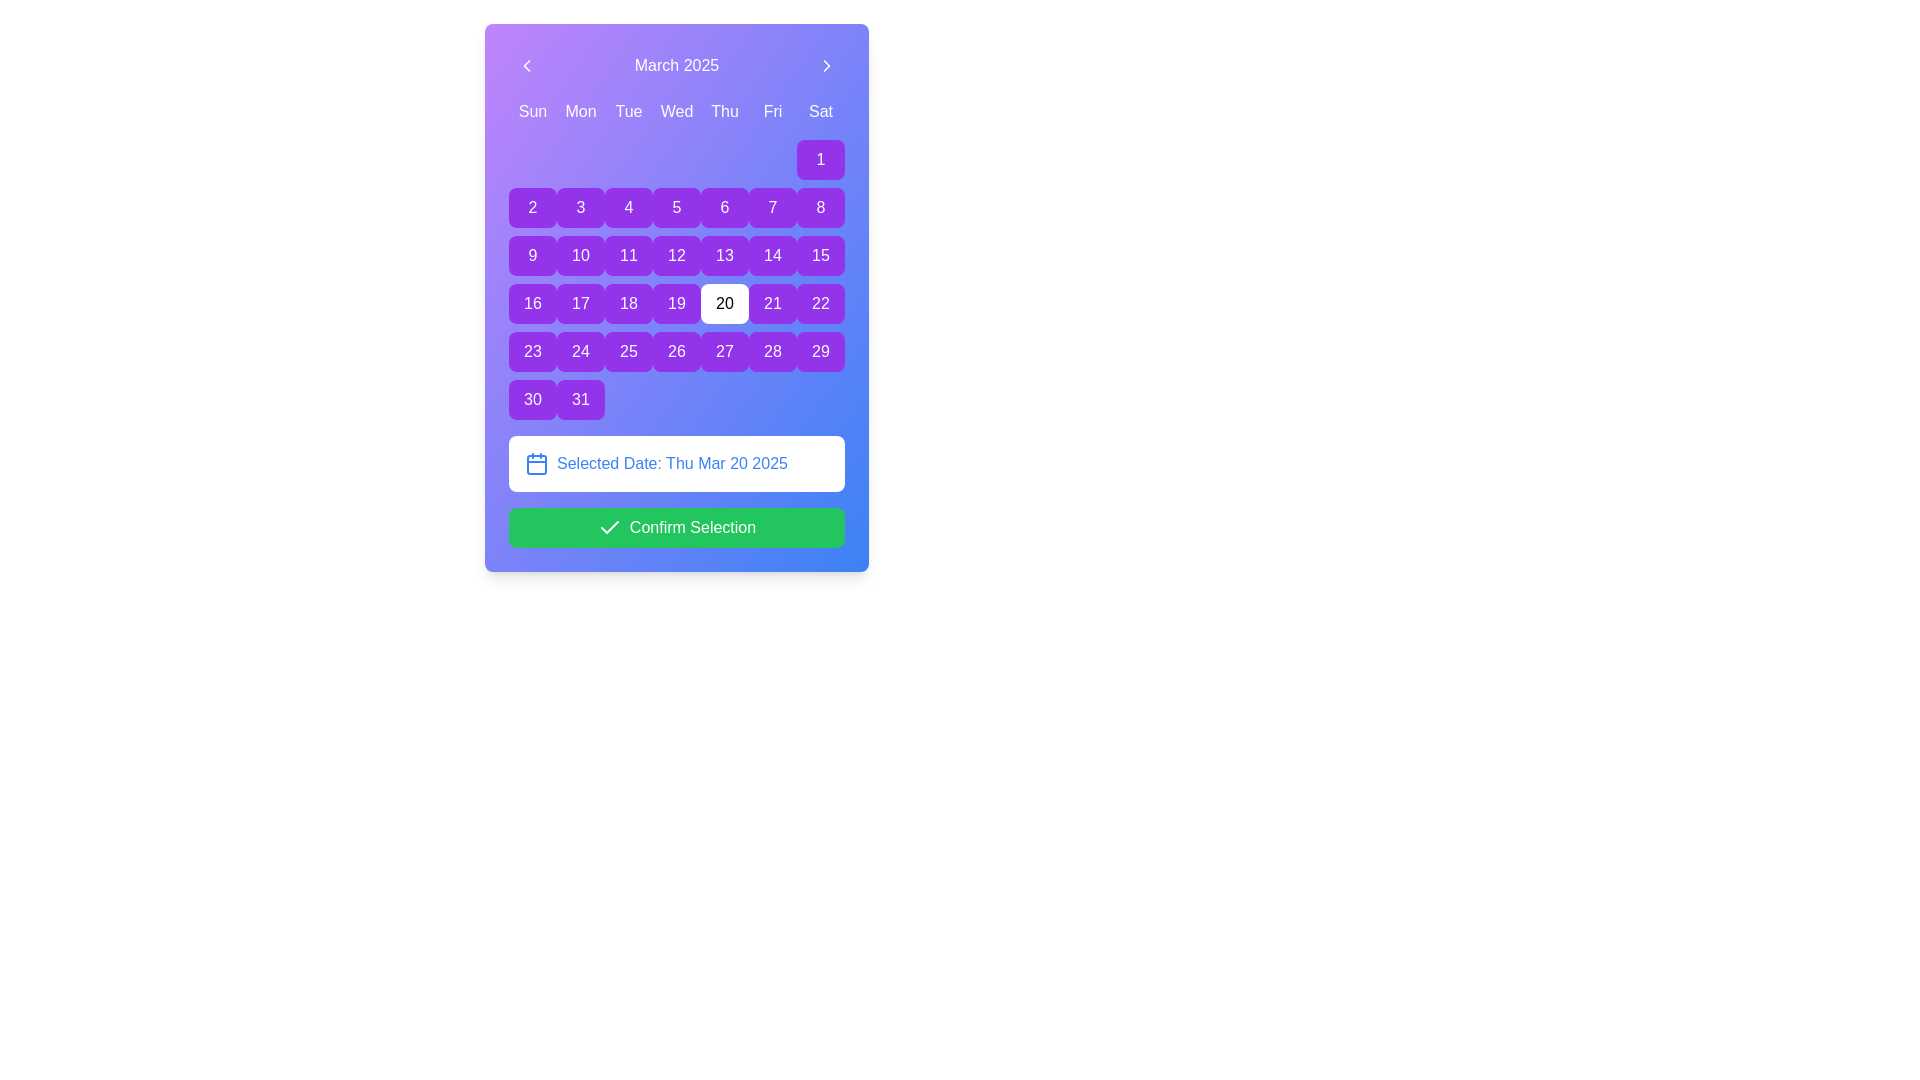 The image size is (1920, 1080). What do you see at coordinates (579, 111) in the screenshot?
I see `the 'Mon' label, which is the second element in a horizontal layout of days of the week, displayed in a light purple box with white text` at bounding box center [579, 111].